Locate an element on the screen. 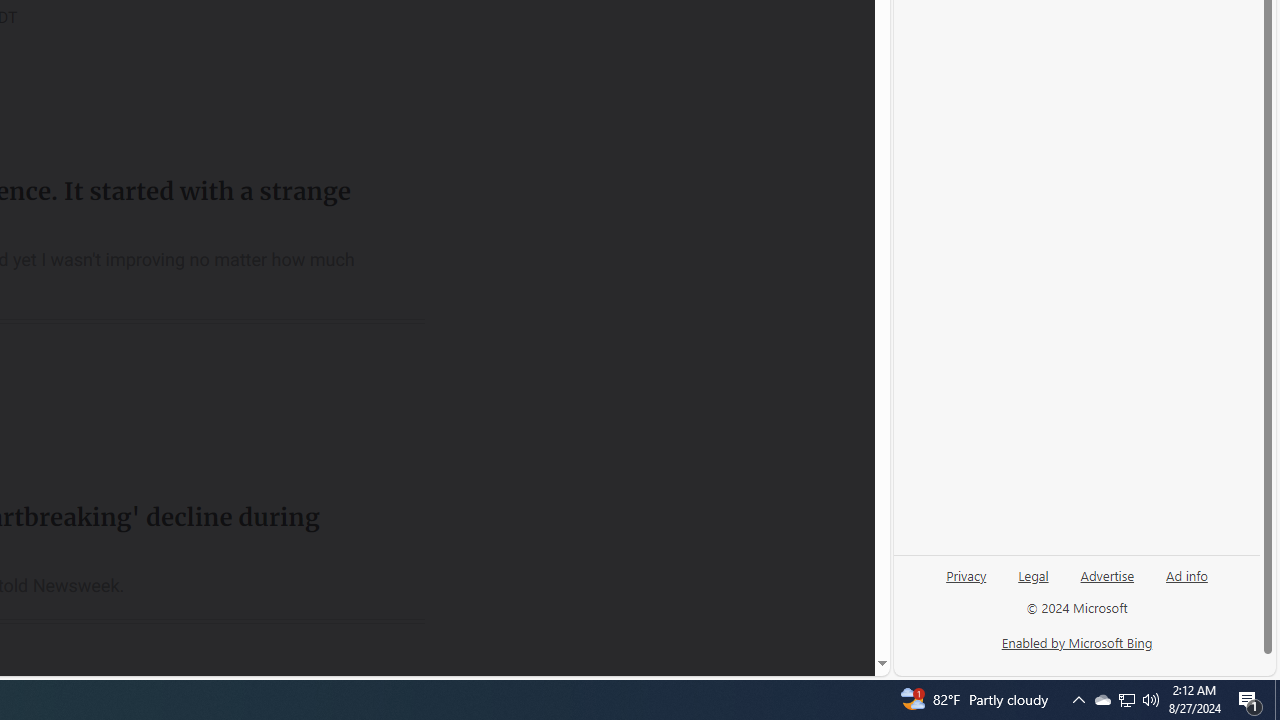 This screenshot has width=1280, height=720. 'Privacy' is located at coordinates (967, 583).